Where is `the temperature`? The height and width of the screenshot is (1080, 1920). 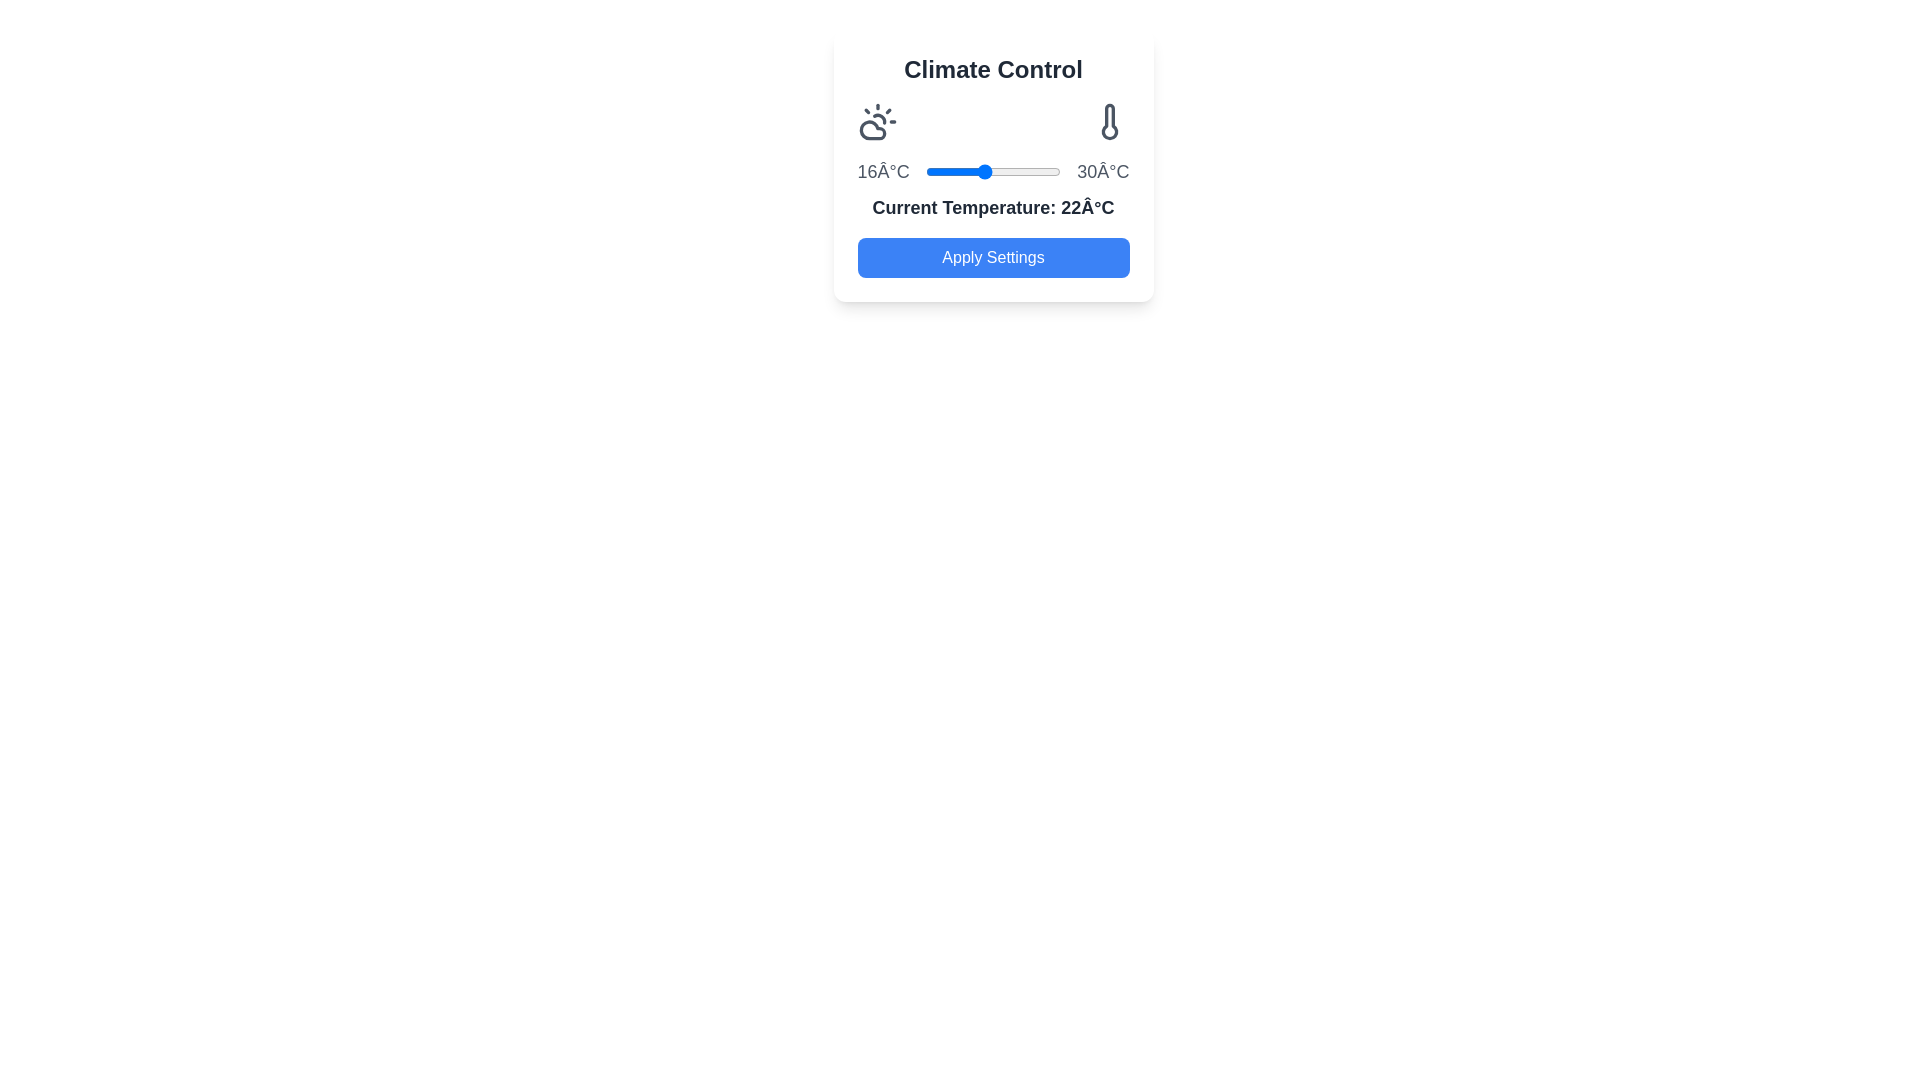
the temperature is located at coordinates (964, 171).